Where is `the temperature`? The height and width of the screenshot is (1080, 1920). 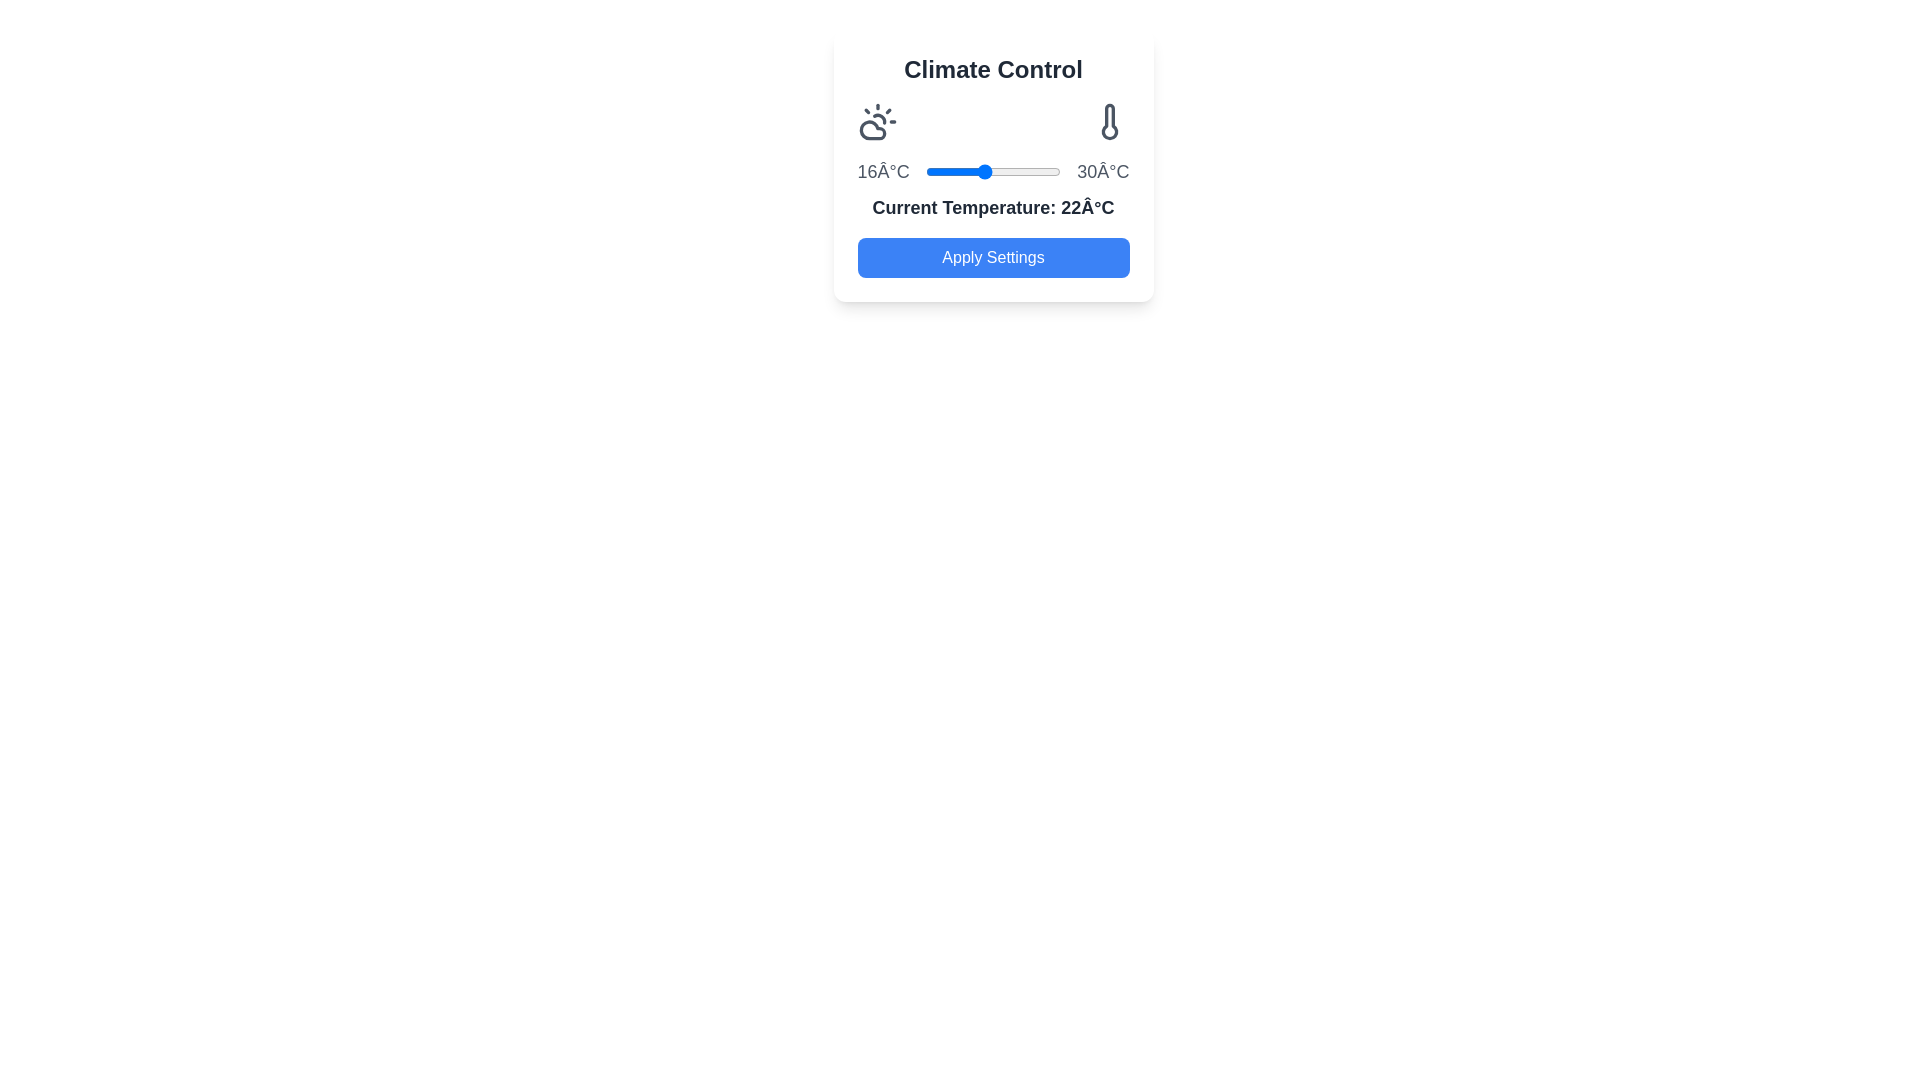
the temperature is located at coordinates (964, 171).